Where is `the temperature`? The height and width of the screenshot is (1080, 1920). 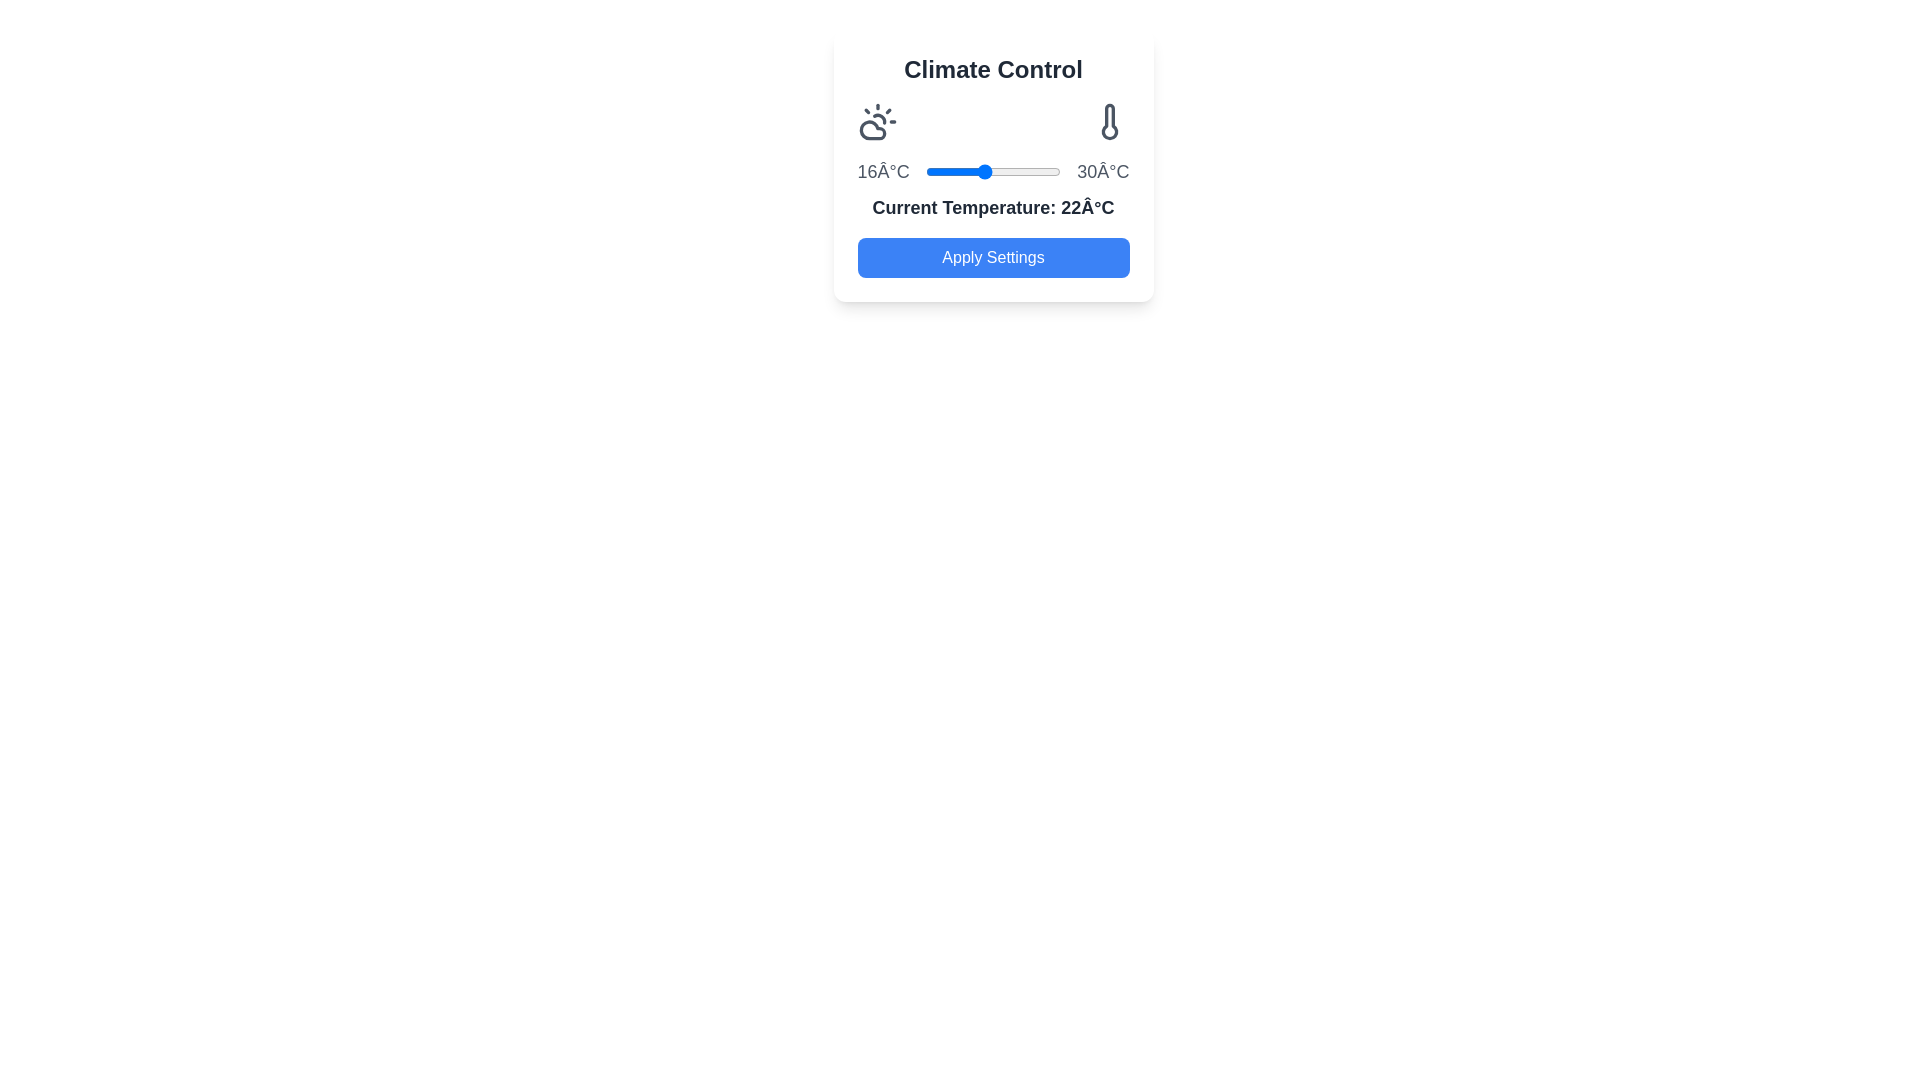
the temperature is located at coordinates (964, 171).